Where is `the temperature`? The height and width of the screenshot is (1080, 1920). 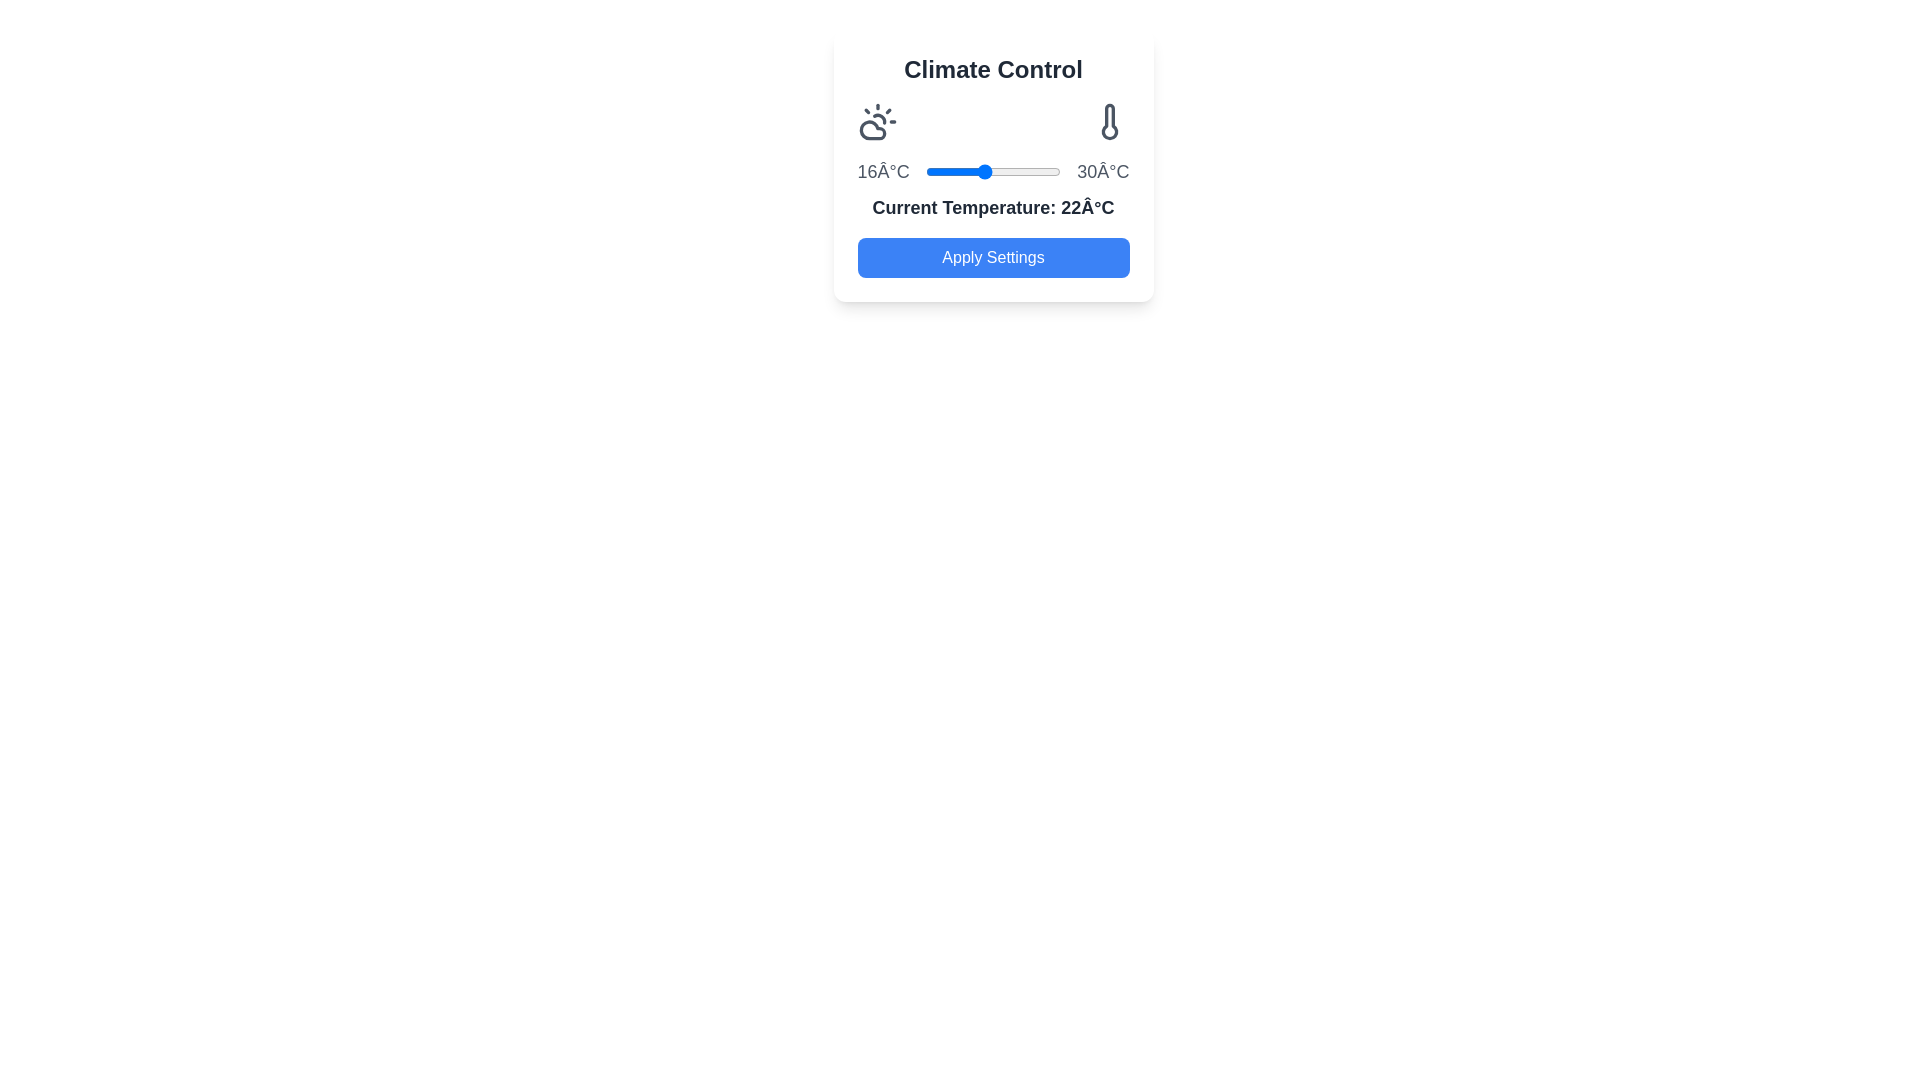
the temperature is located at coordinates (964, 171).